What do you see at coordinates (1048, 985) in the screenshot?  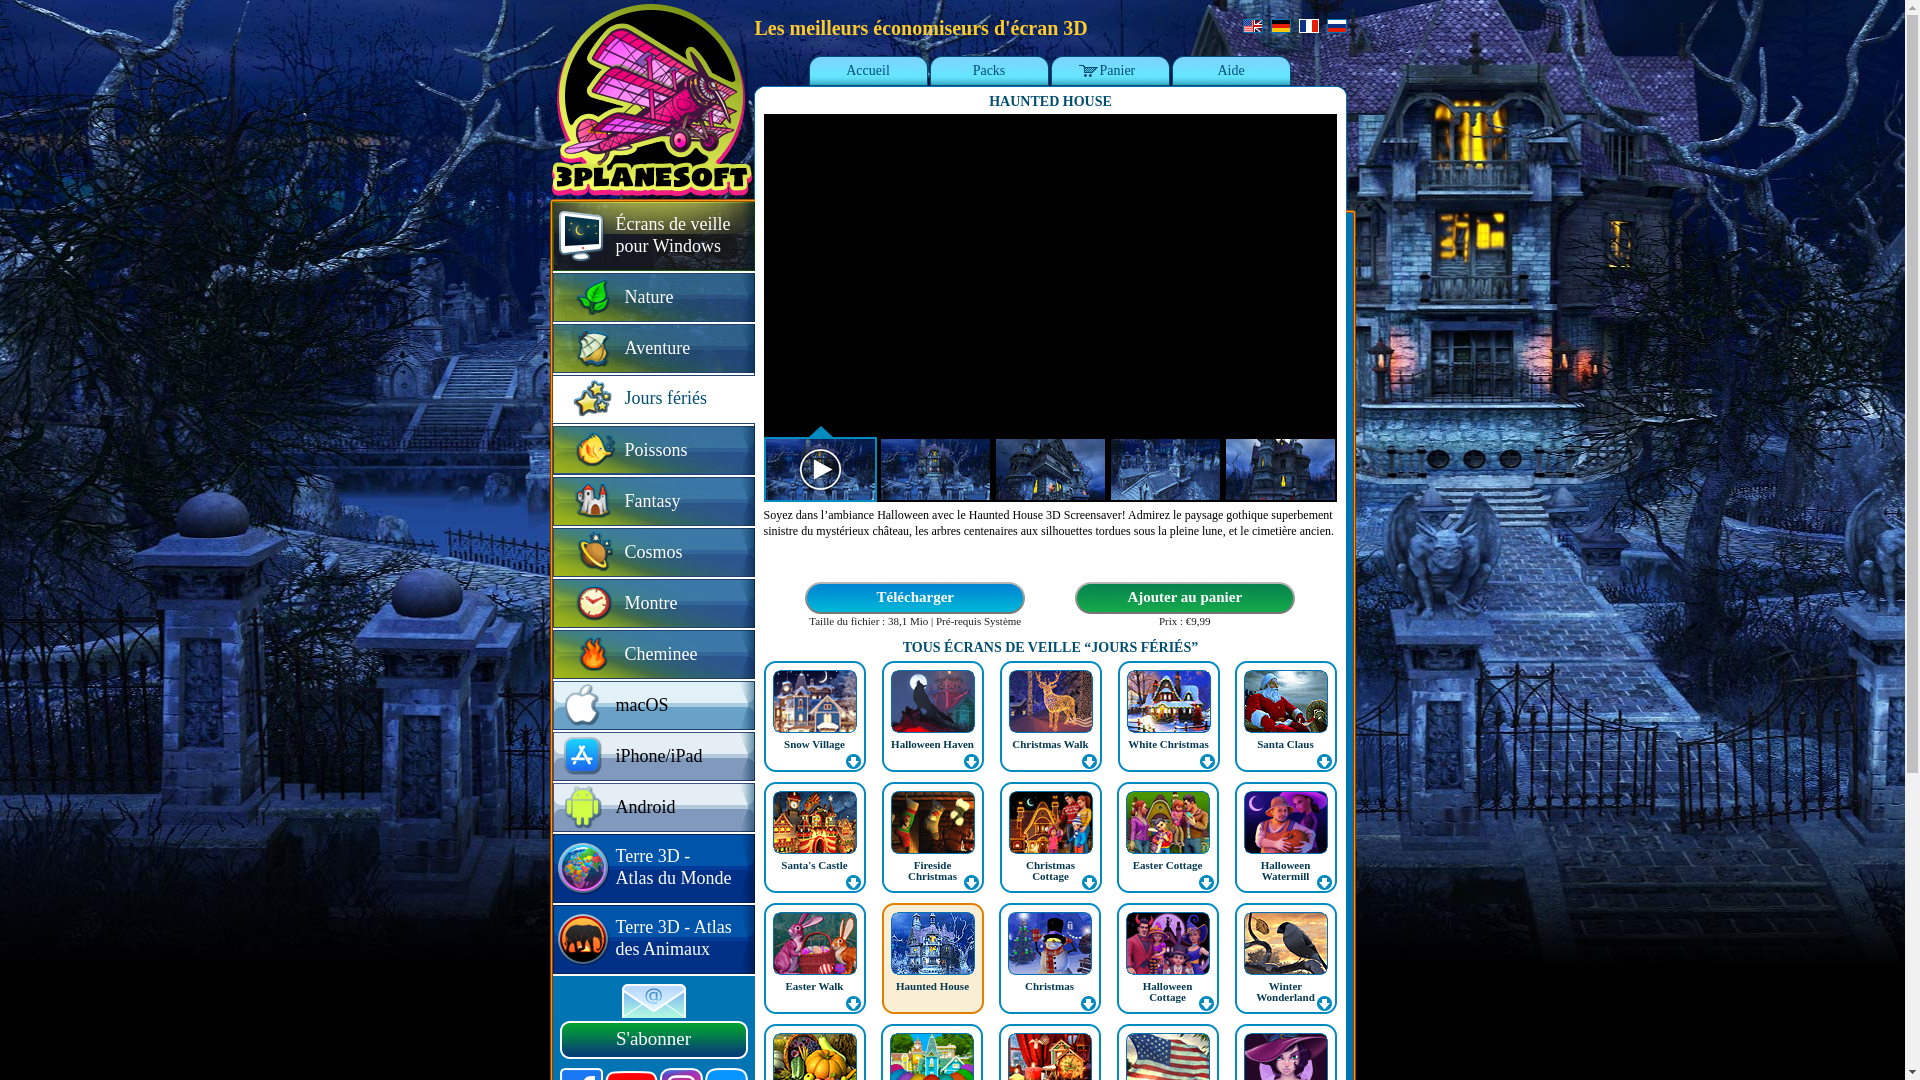 I see `'Christmas'` at bounding box center [1048, 985].